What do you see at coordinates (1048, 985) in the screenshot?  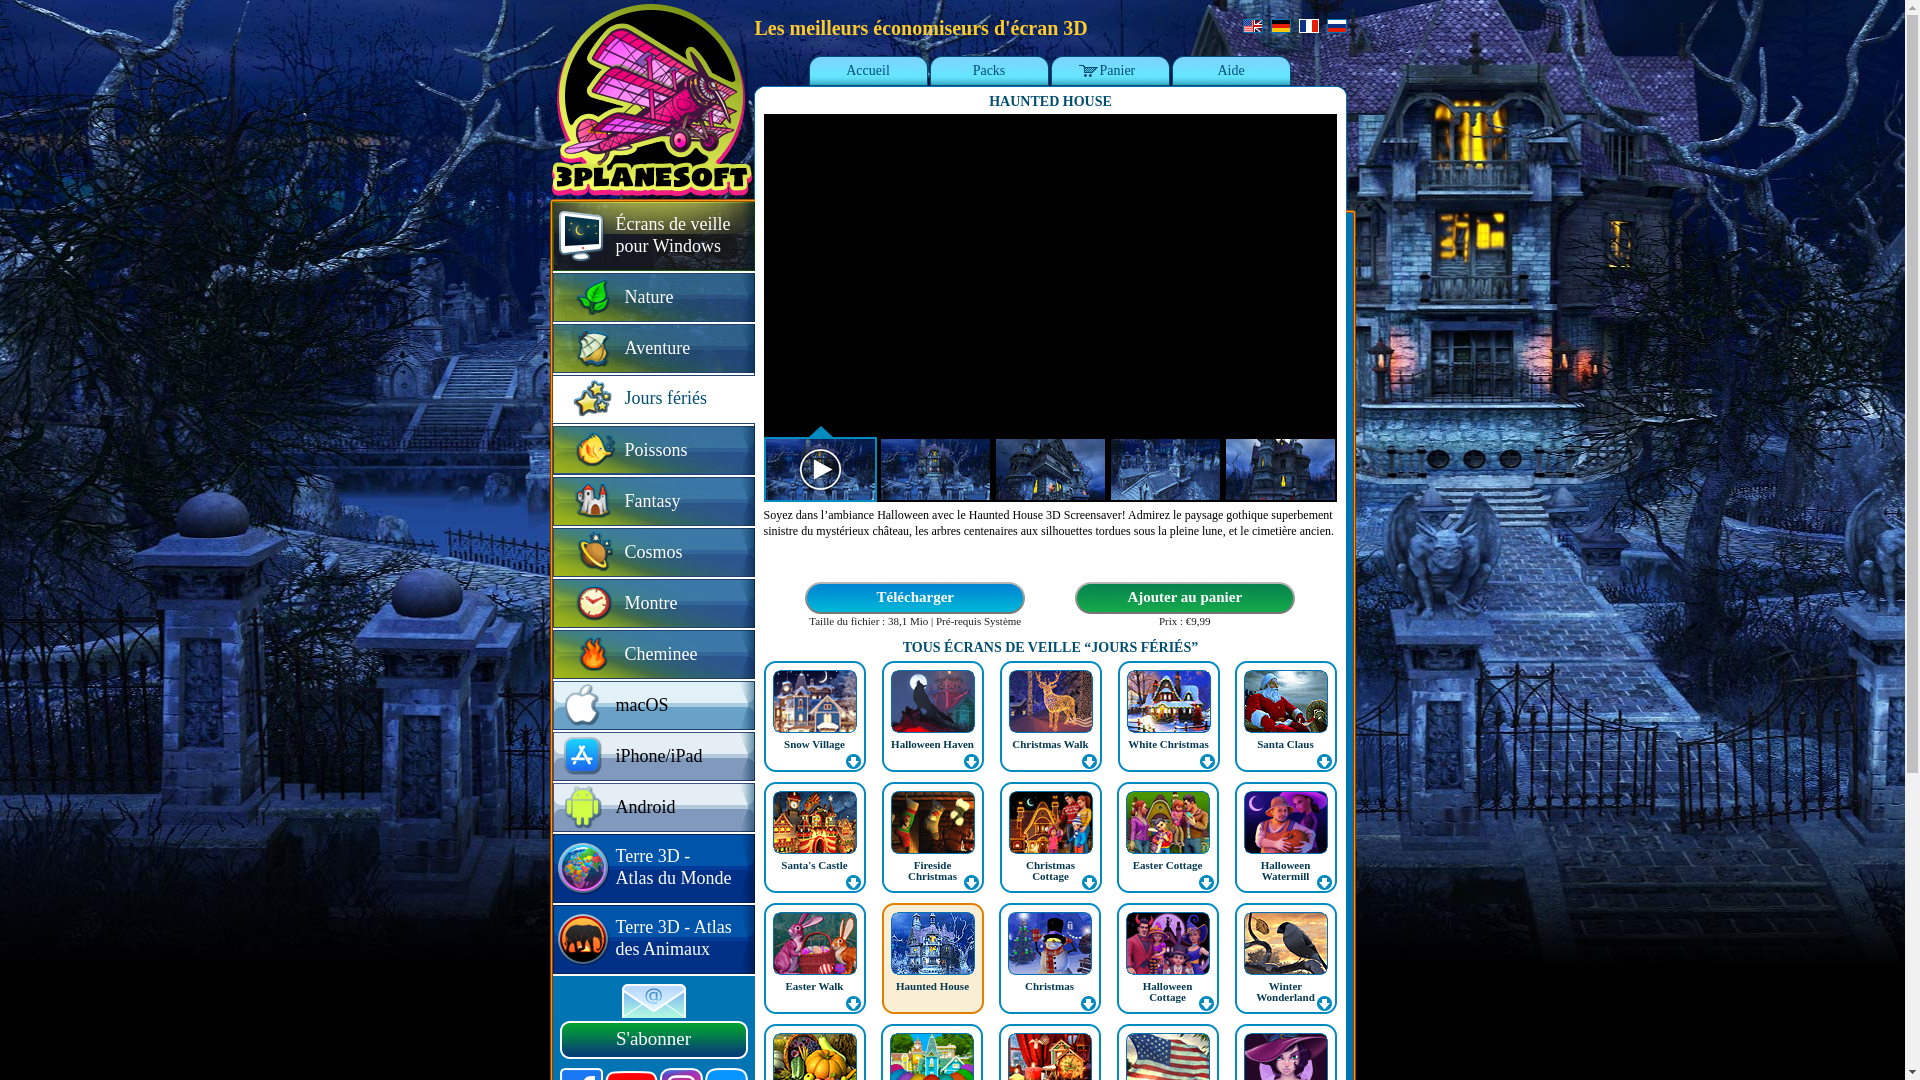 I see `'Christmas'` at bounding box center [1048, 985].